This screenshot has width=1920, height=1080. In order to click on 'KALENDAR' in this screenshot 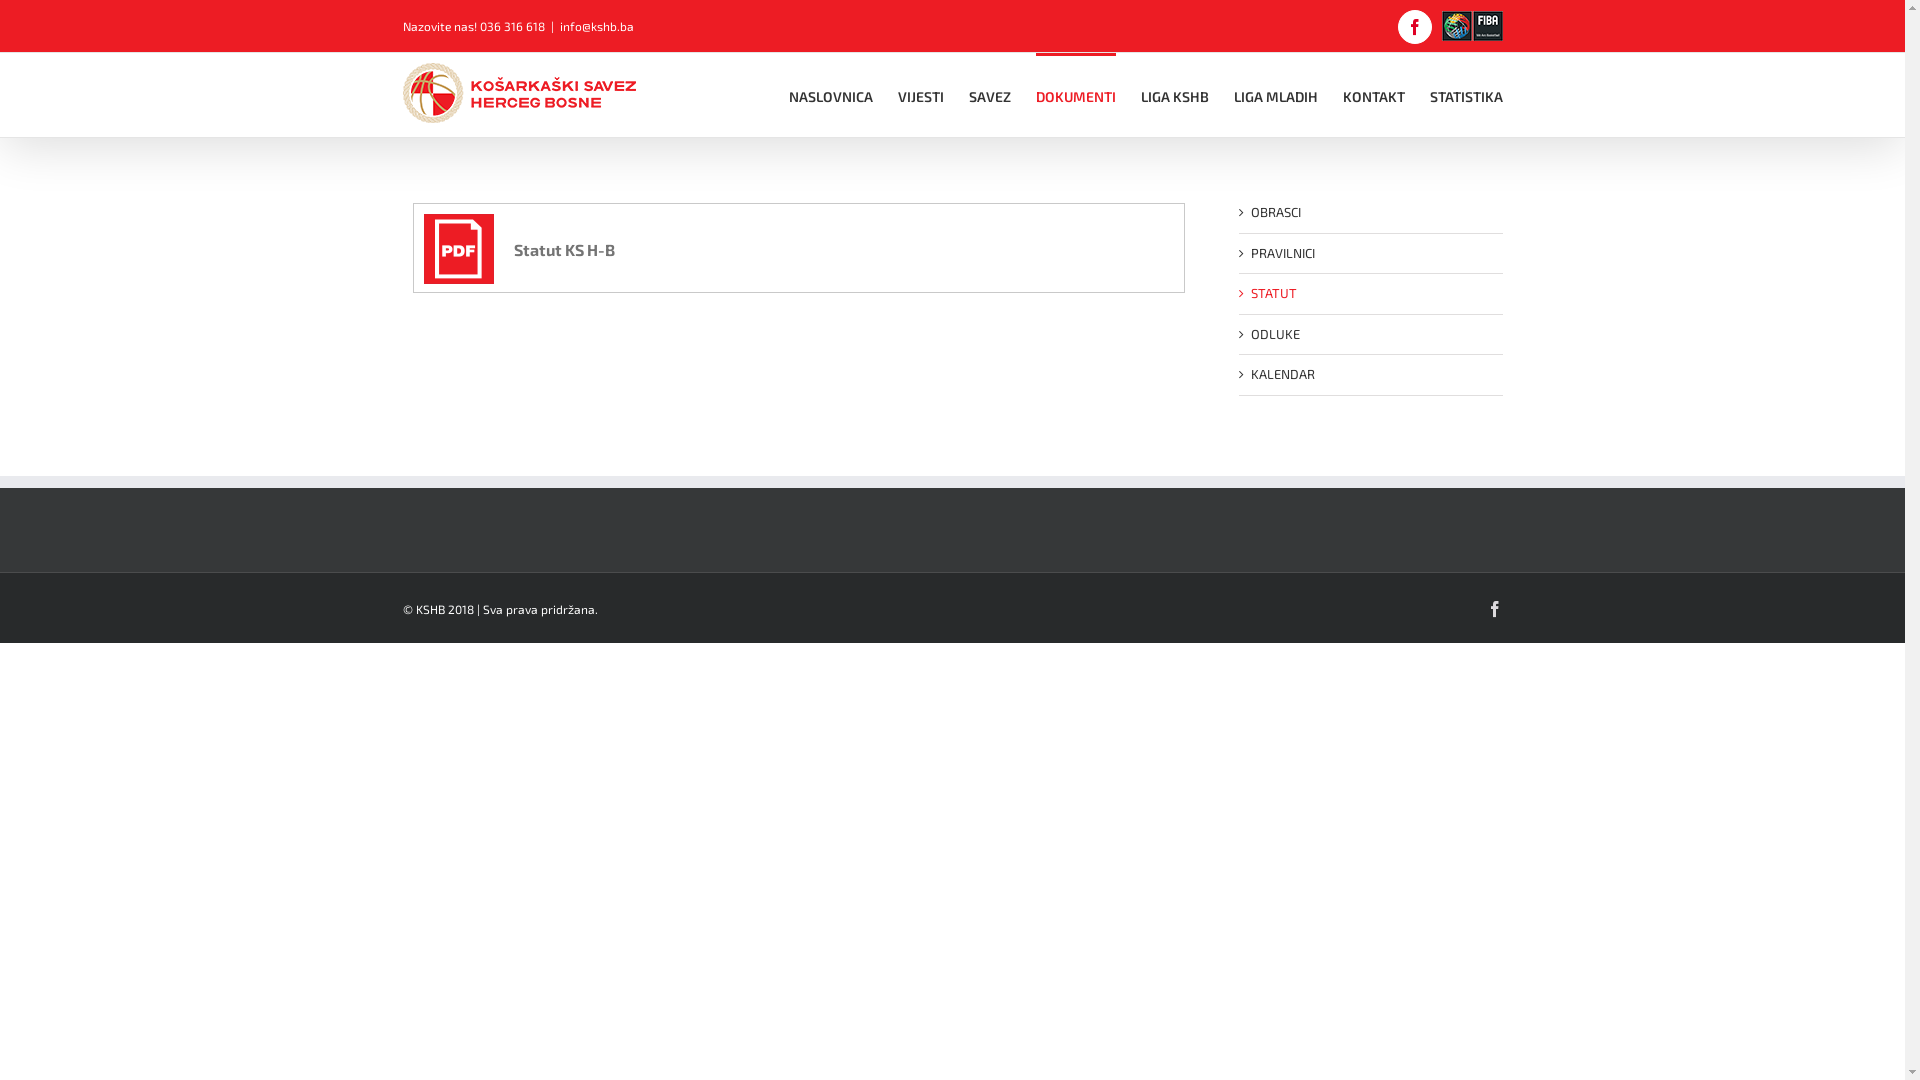, I will do `click(1248, 374)`.